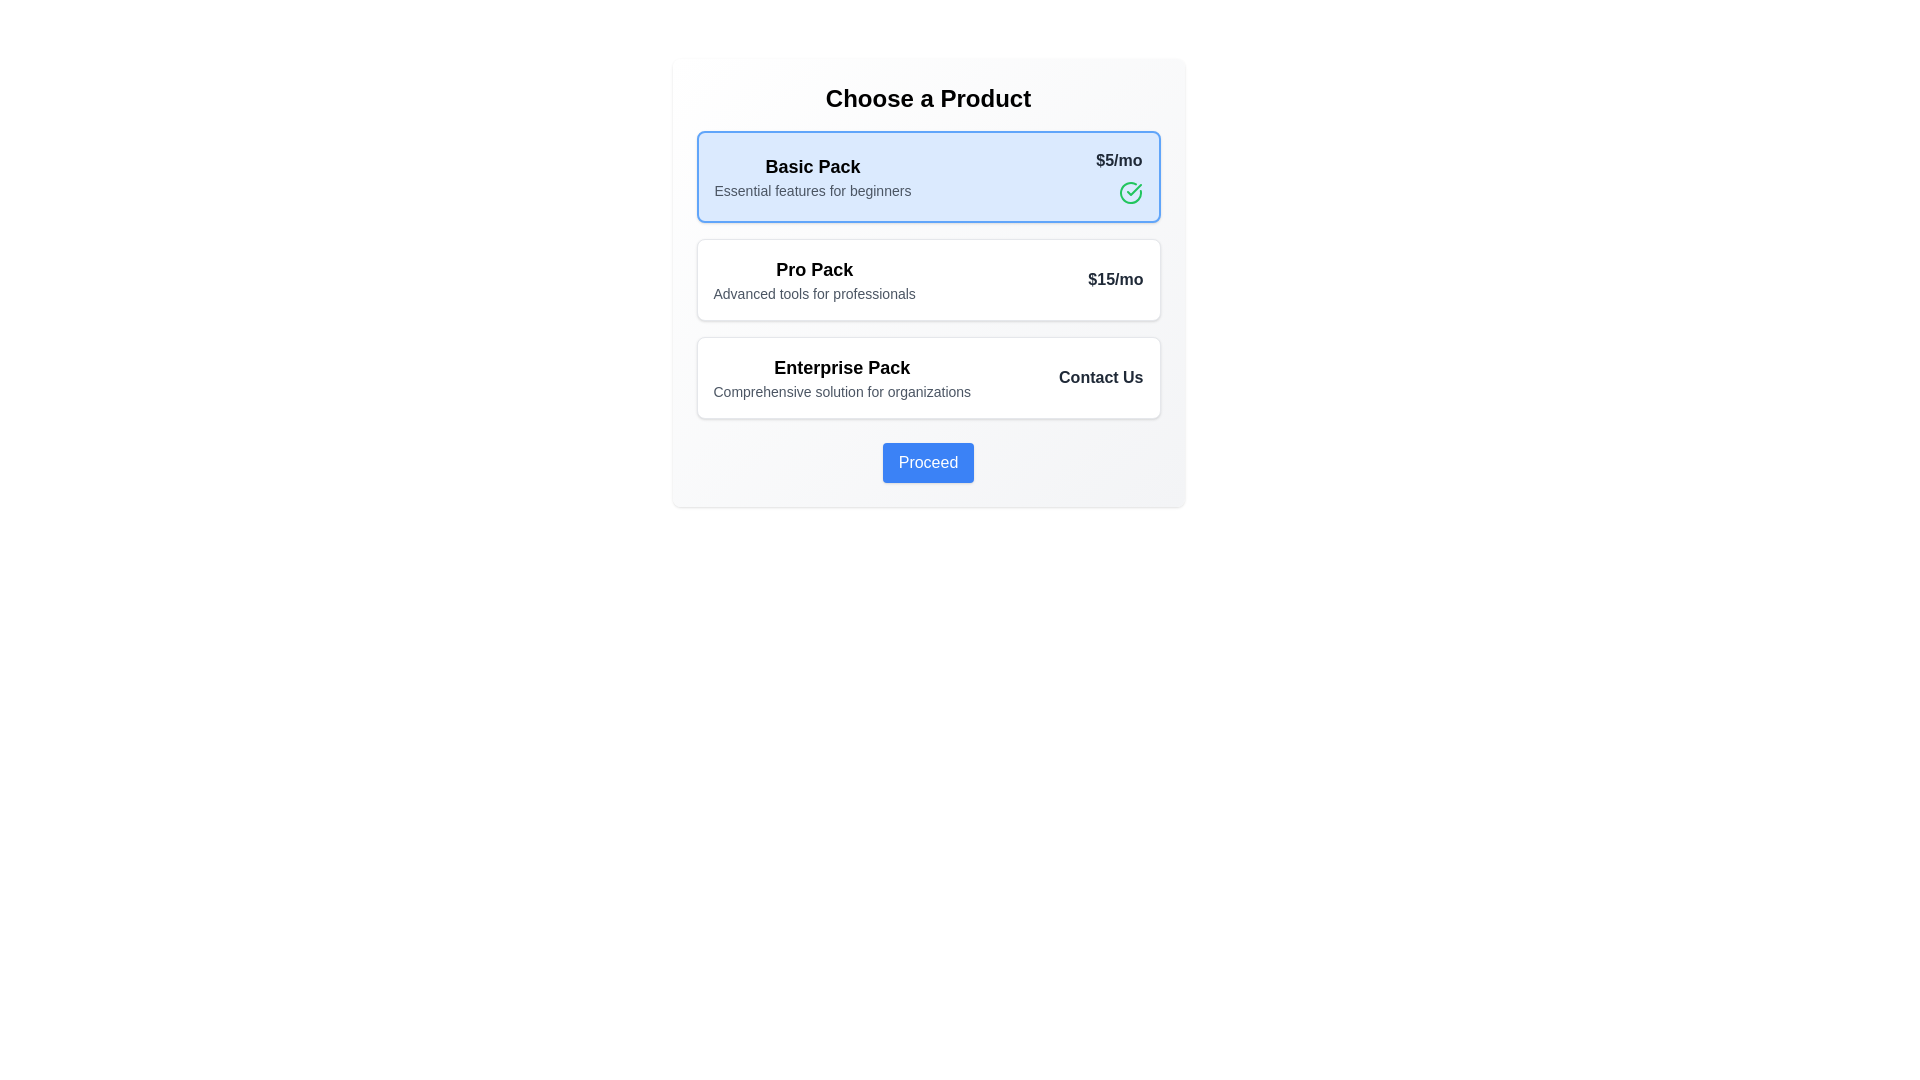 The height and width of the screenshot is (1080, 1920). I want to click on the circular green outlined graphical component within the 'Basic Pack' card, located to the right of the '$5/mo' price label, so click(1130, 192).